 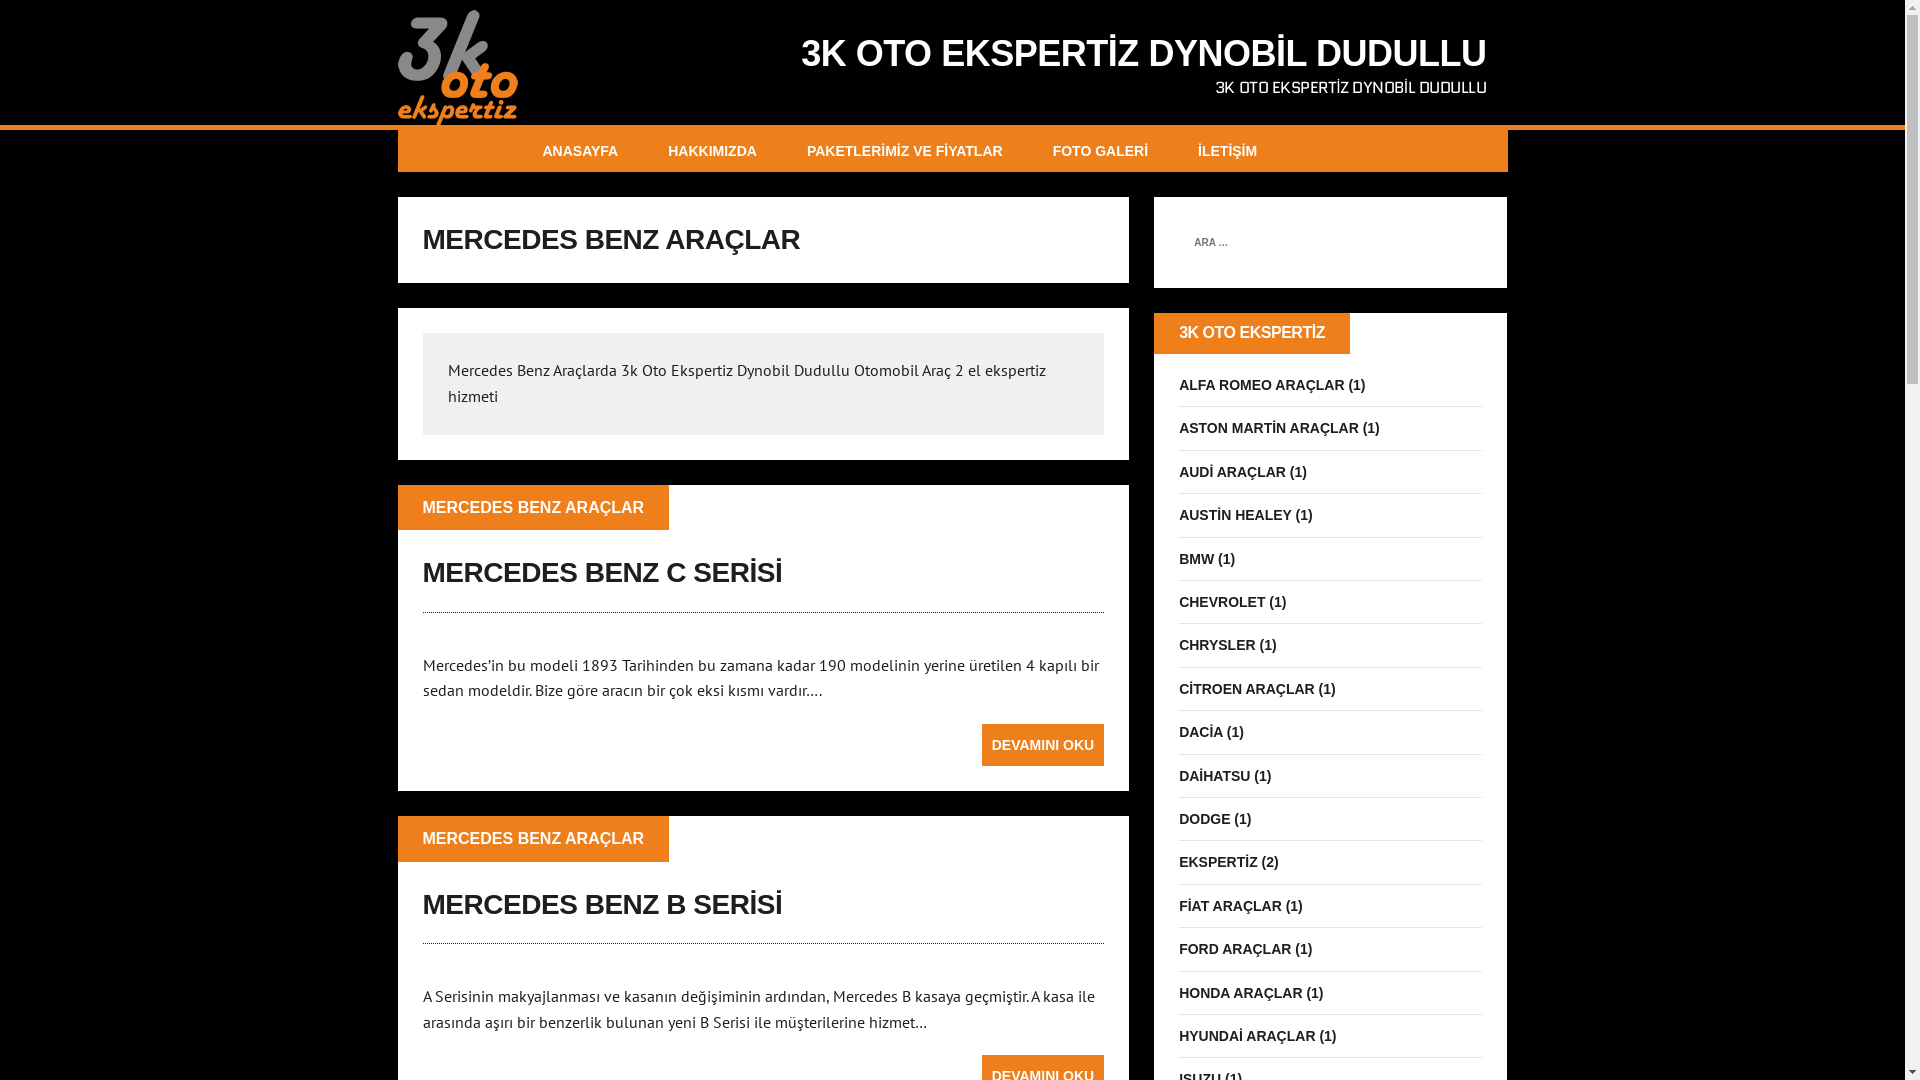 What do you see at coordinates (1203, 818) in the screenshot?
I see `'DODGE'` at bounding box center [1203, 818].